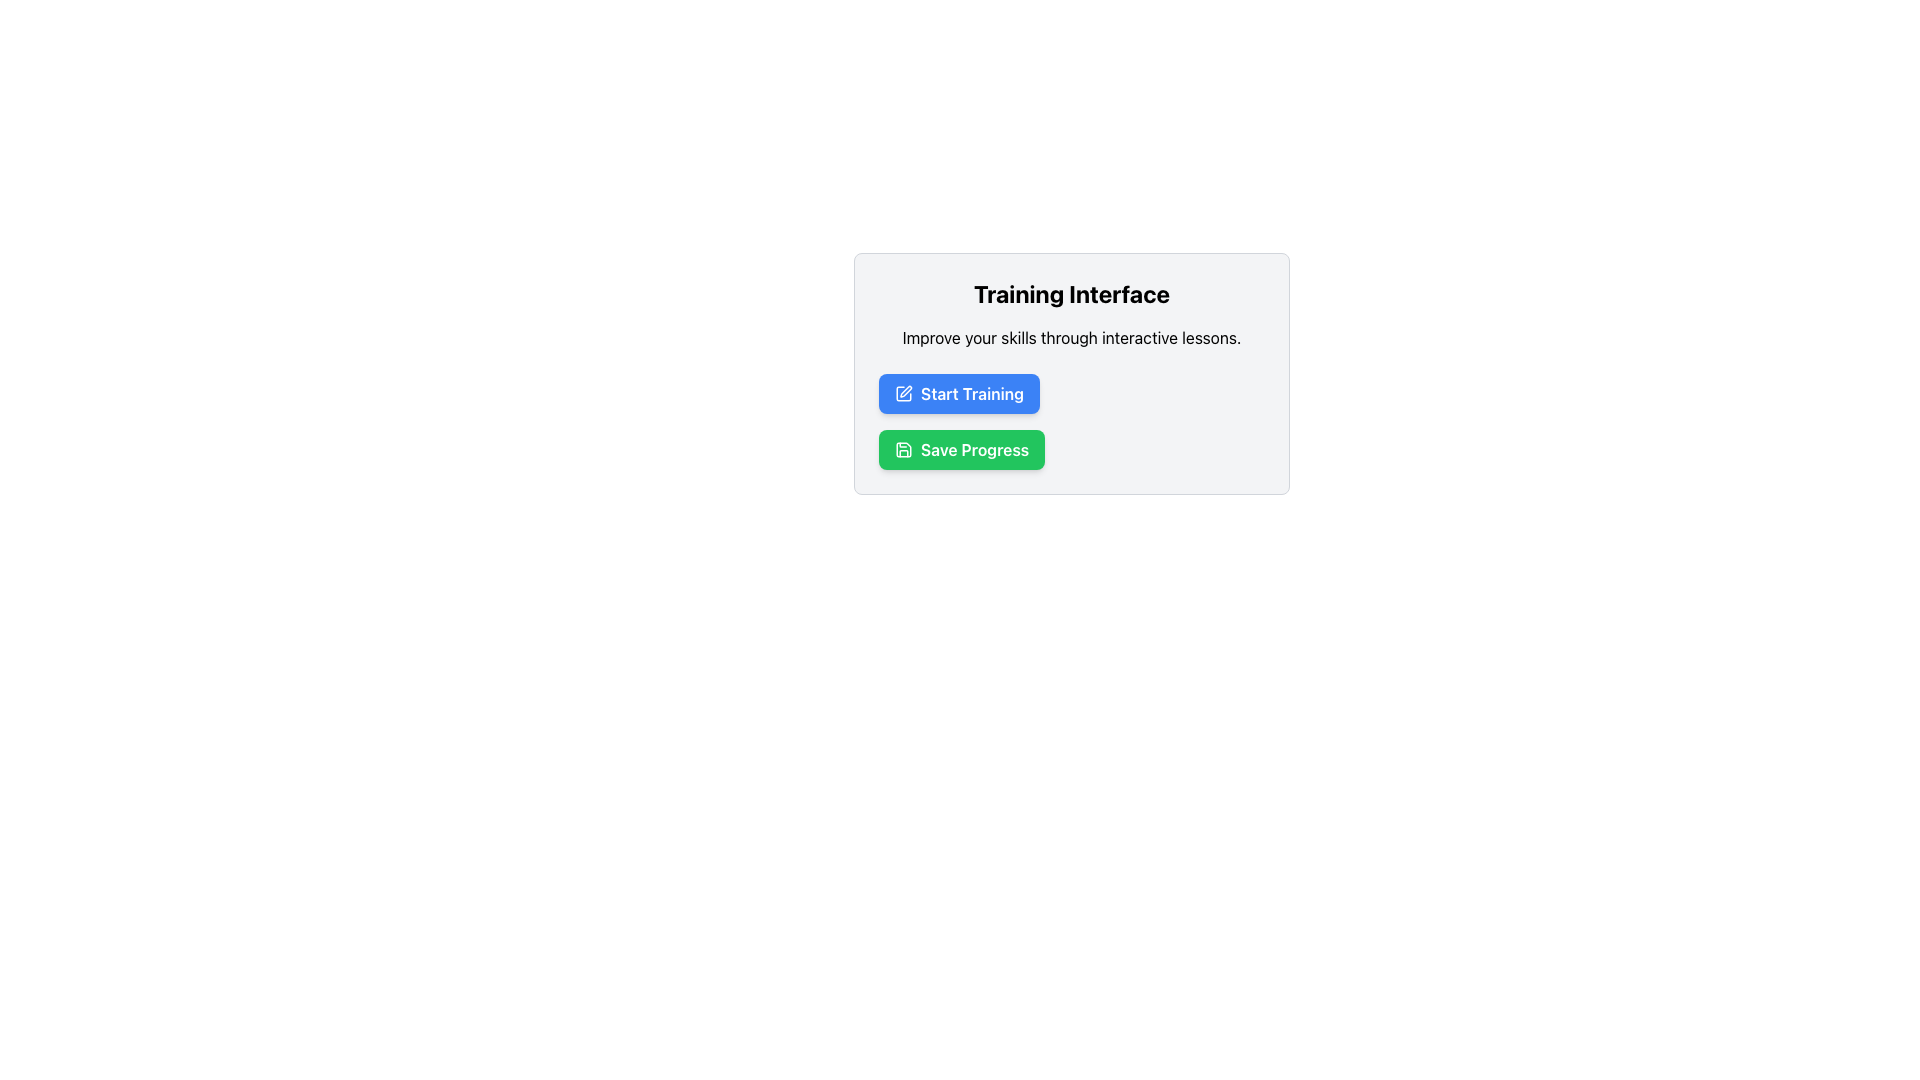  Describe the element at coordinates (902, 450) in the screenshot. I see `the Save Progress icon, which is located on the left side of the Save Progress button` at that location.